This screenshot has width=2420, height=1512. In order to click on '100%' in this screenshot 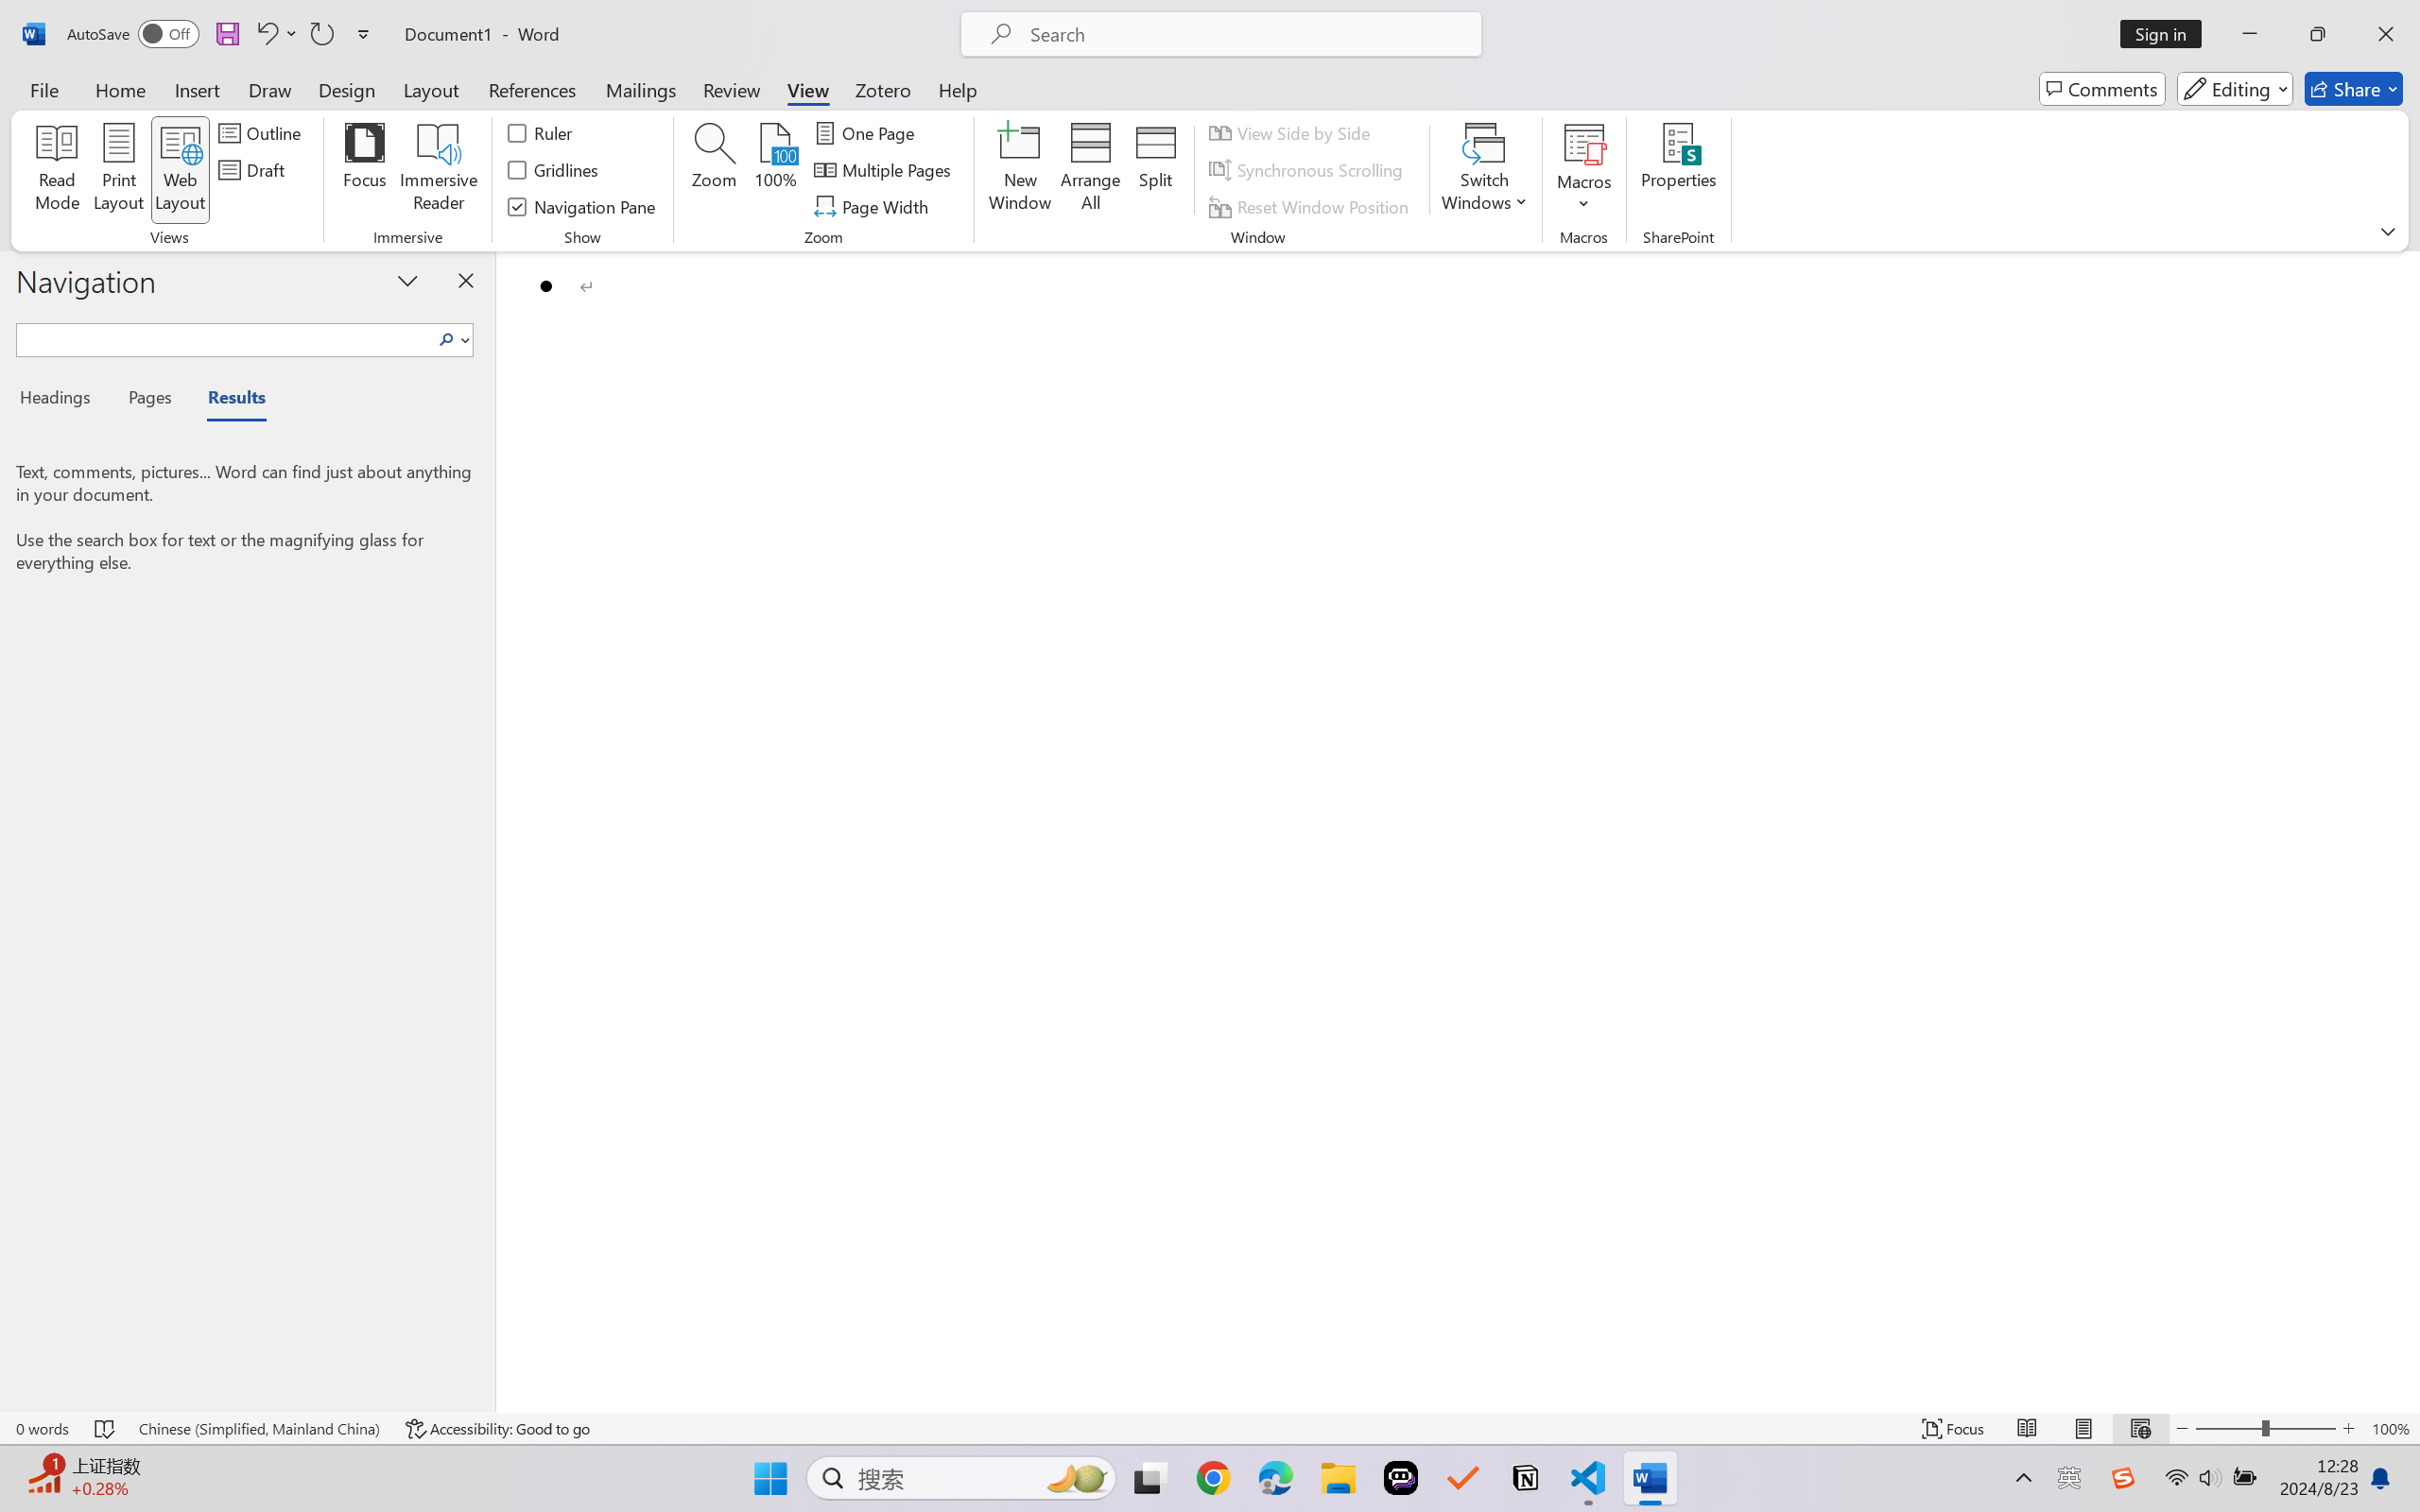, I will do `click(775, 170)`.